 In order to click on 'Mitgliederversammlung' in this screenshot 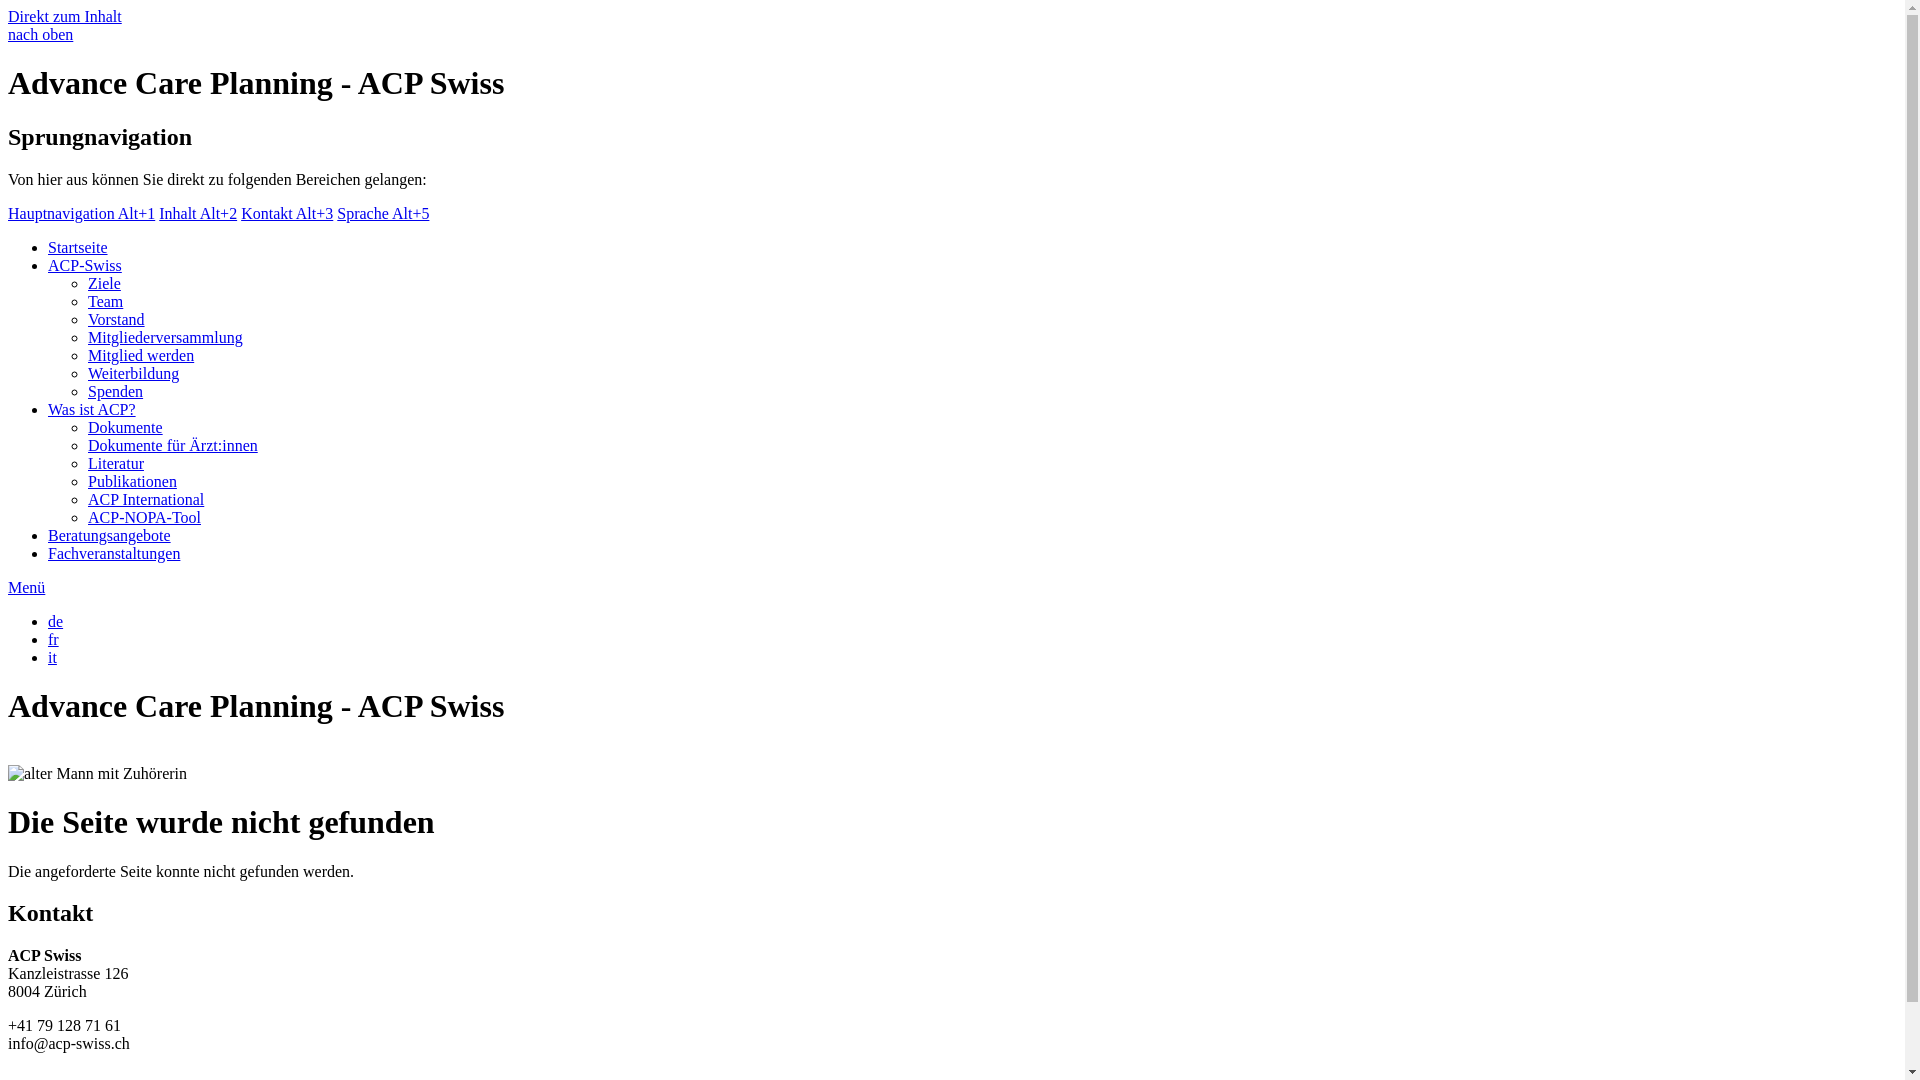, I will do `click(86, 336)`.